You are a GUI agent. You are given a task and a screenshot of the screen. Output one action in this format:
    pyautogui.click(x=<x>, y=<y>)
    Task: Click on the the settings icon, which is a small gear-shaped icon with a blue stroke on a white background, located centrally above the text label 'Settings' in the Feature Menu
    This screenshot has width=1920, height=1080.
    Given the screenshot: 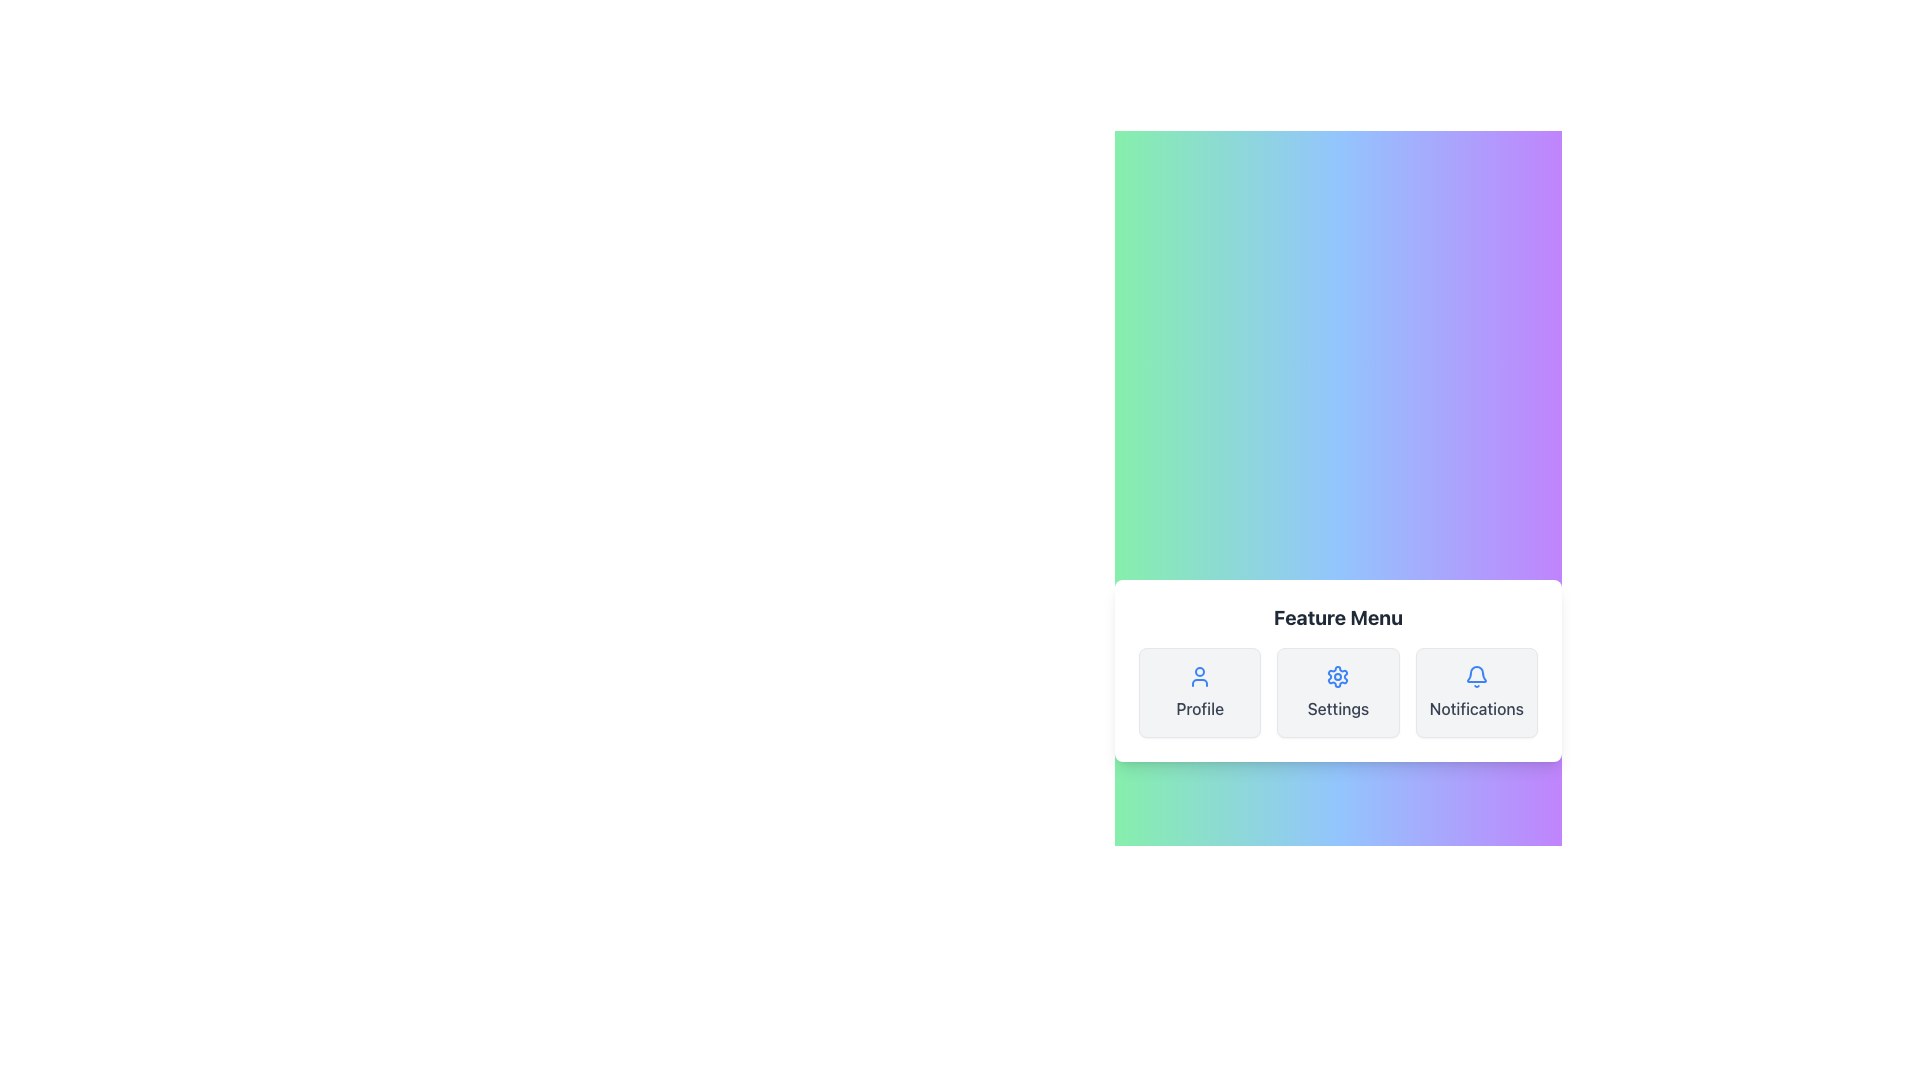 What is the action you would take?
    pyautogui.click(x=1338, y=676)
    